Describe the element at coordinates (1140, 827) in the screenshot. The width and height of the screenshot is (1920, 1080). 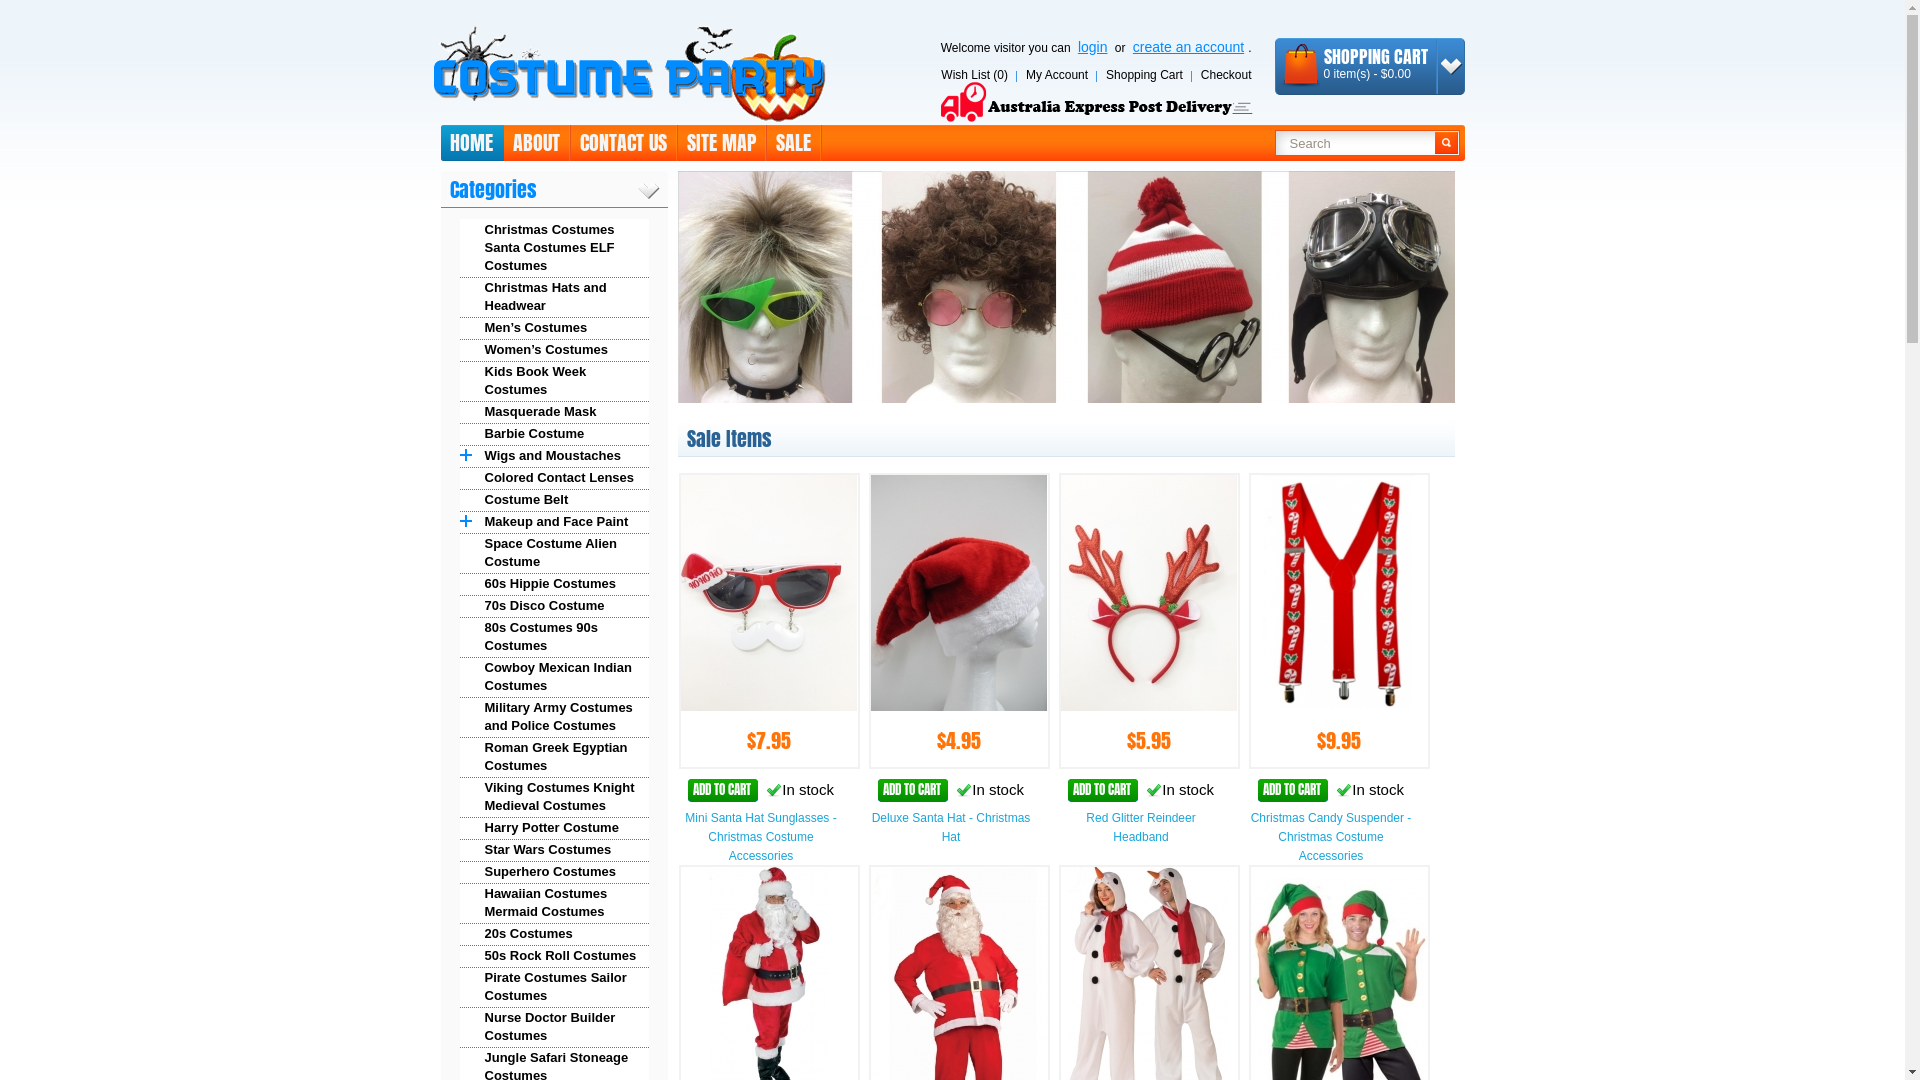
I see `'Red Glitter Reindeer Headband'` at that location.